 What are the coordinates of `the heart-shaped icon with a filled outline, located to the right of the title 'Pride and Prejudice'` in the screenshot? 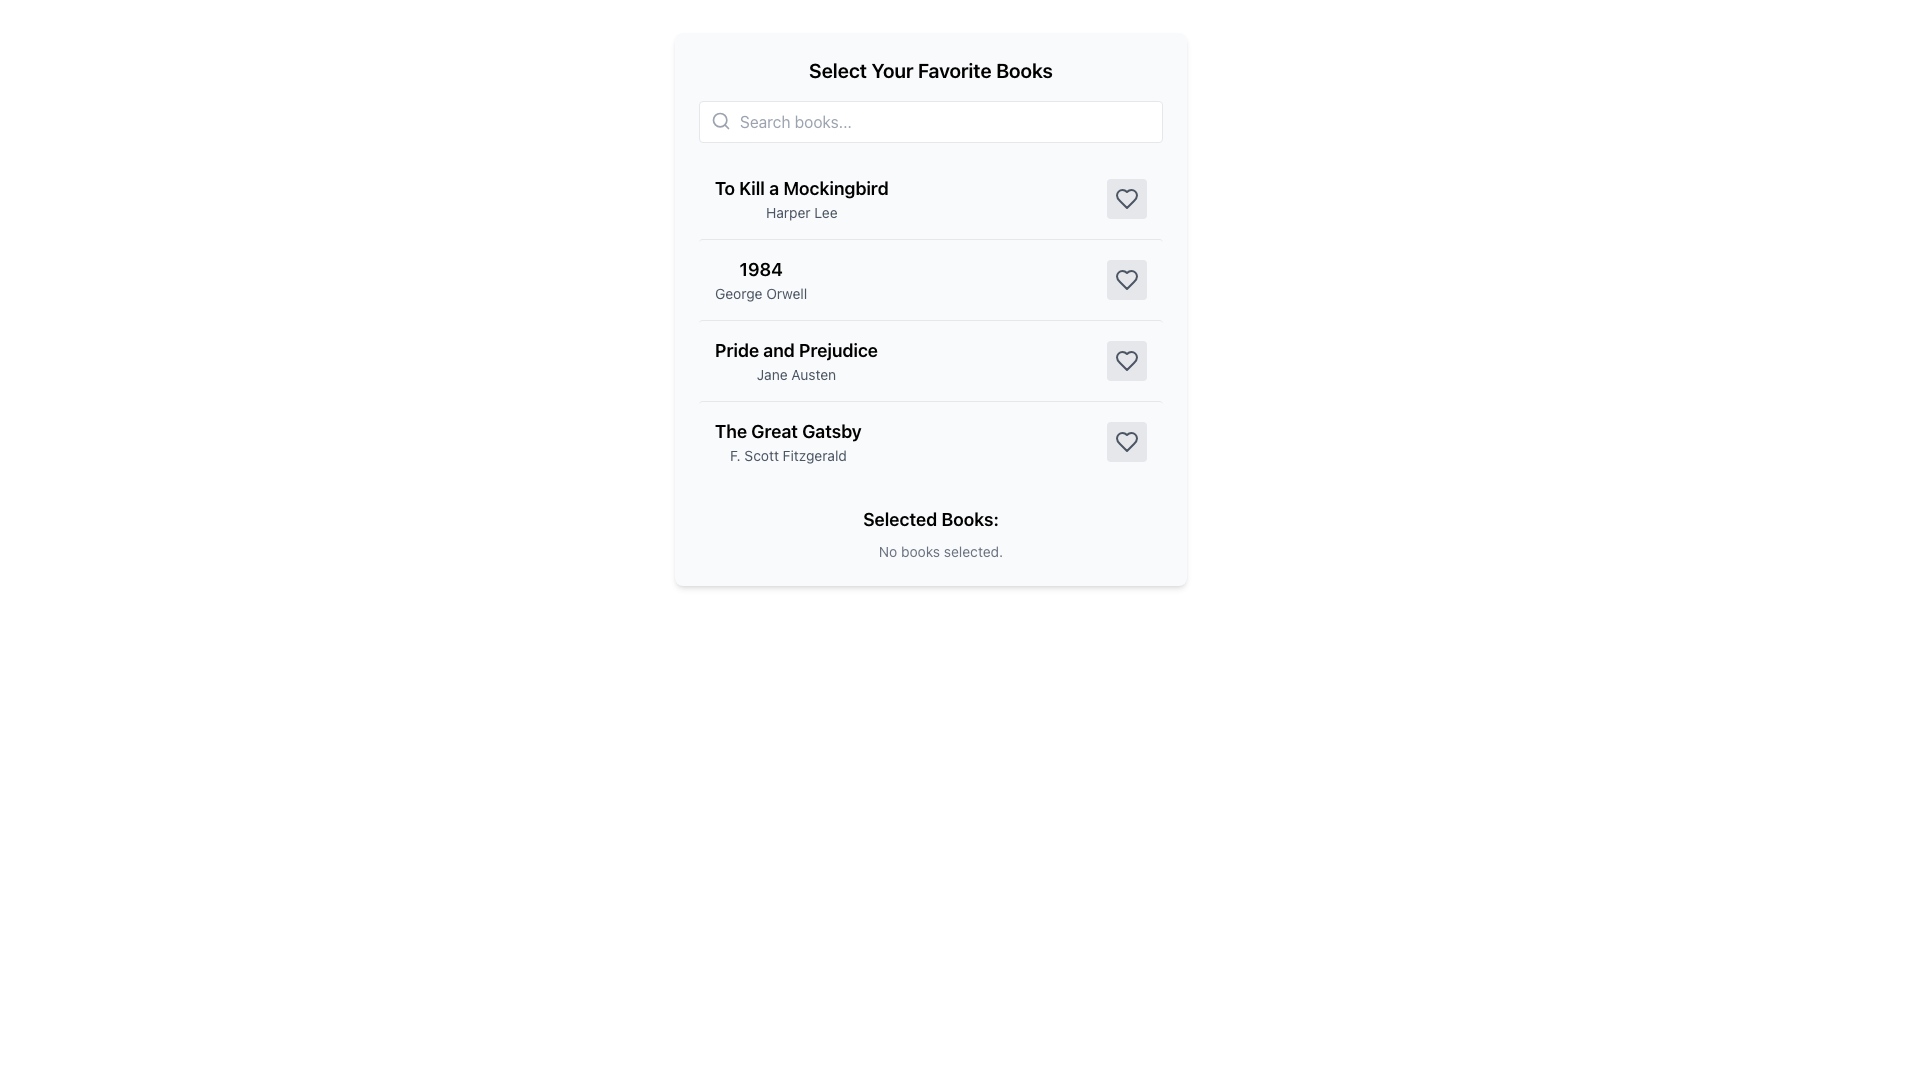 It's located at (1127, 361).